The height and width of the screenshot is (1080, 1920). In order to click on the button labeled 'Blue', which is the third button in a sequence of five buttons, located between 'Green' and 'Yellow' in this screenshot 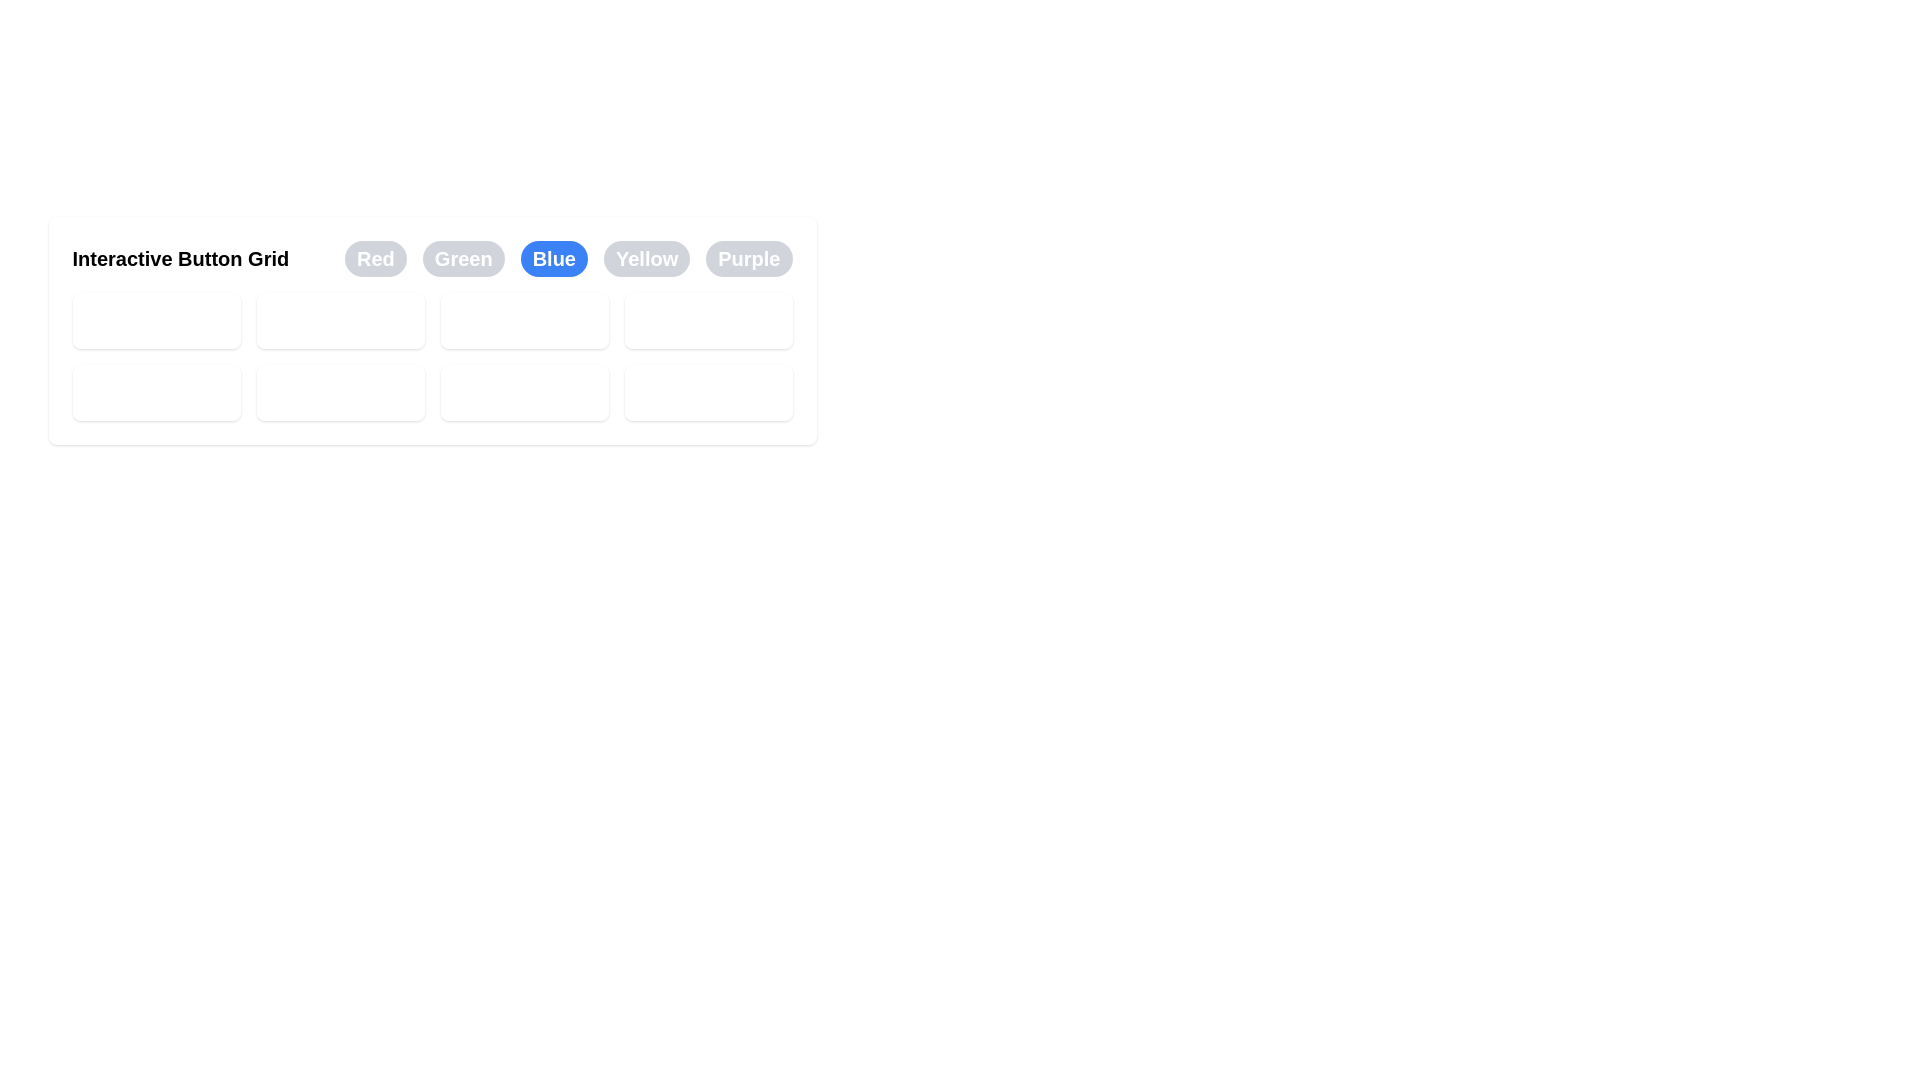, I will do `click(567, 257)`.